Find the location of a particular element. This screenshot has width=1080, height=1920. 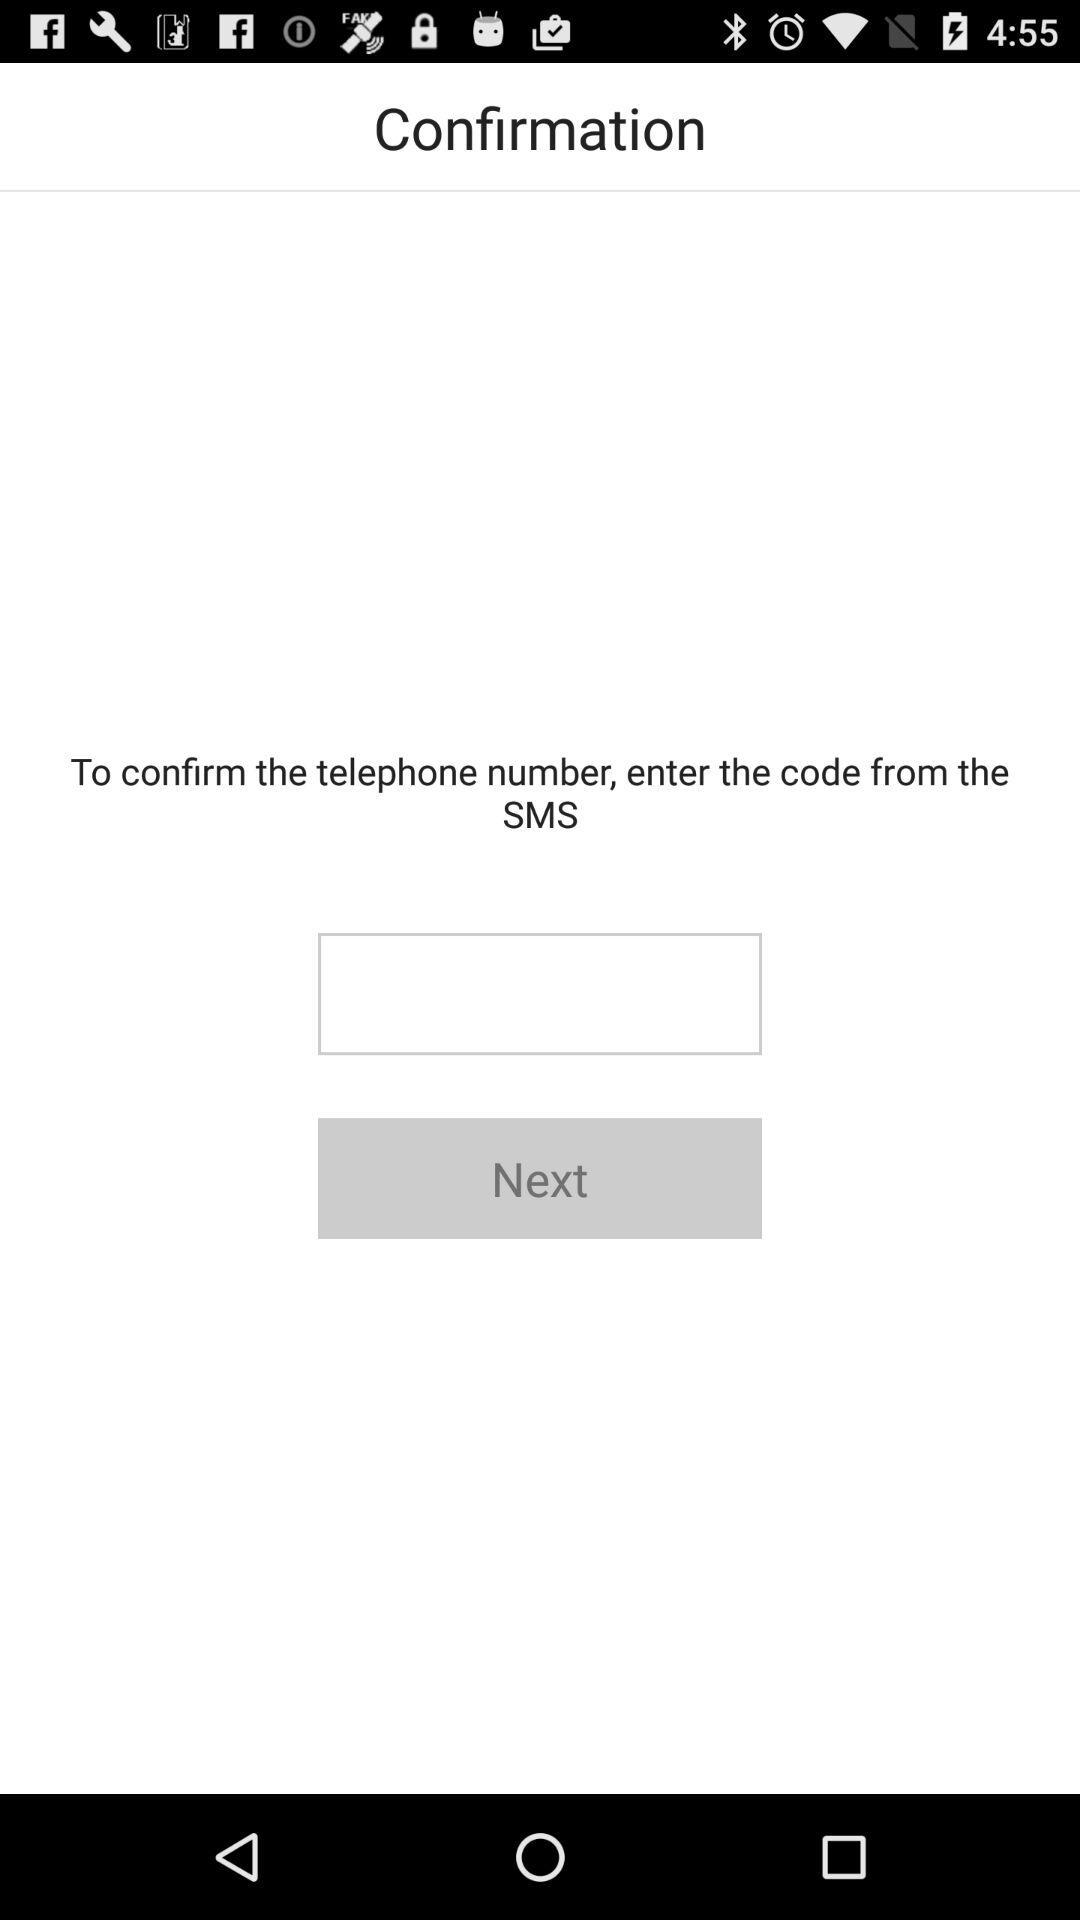

text on sms is located at coordinates (540, 994).